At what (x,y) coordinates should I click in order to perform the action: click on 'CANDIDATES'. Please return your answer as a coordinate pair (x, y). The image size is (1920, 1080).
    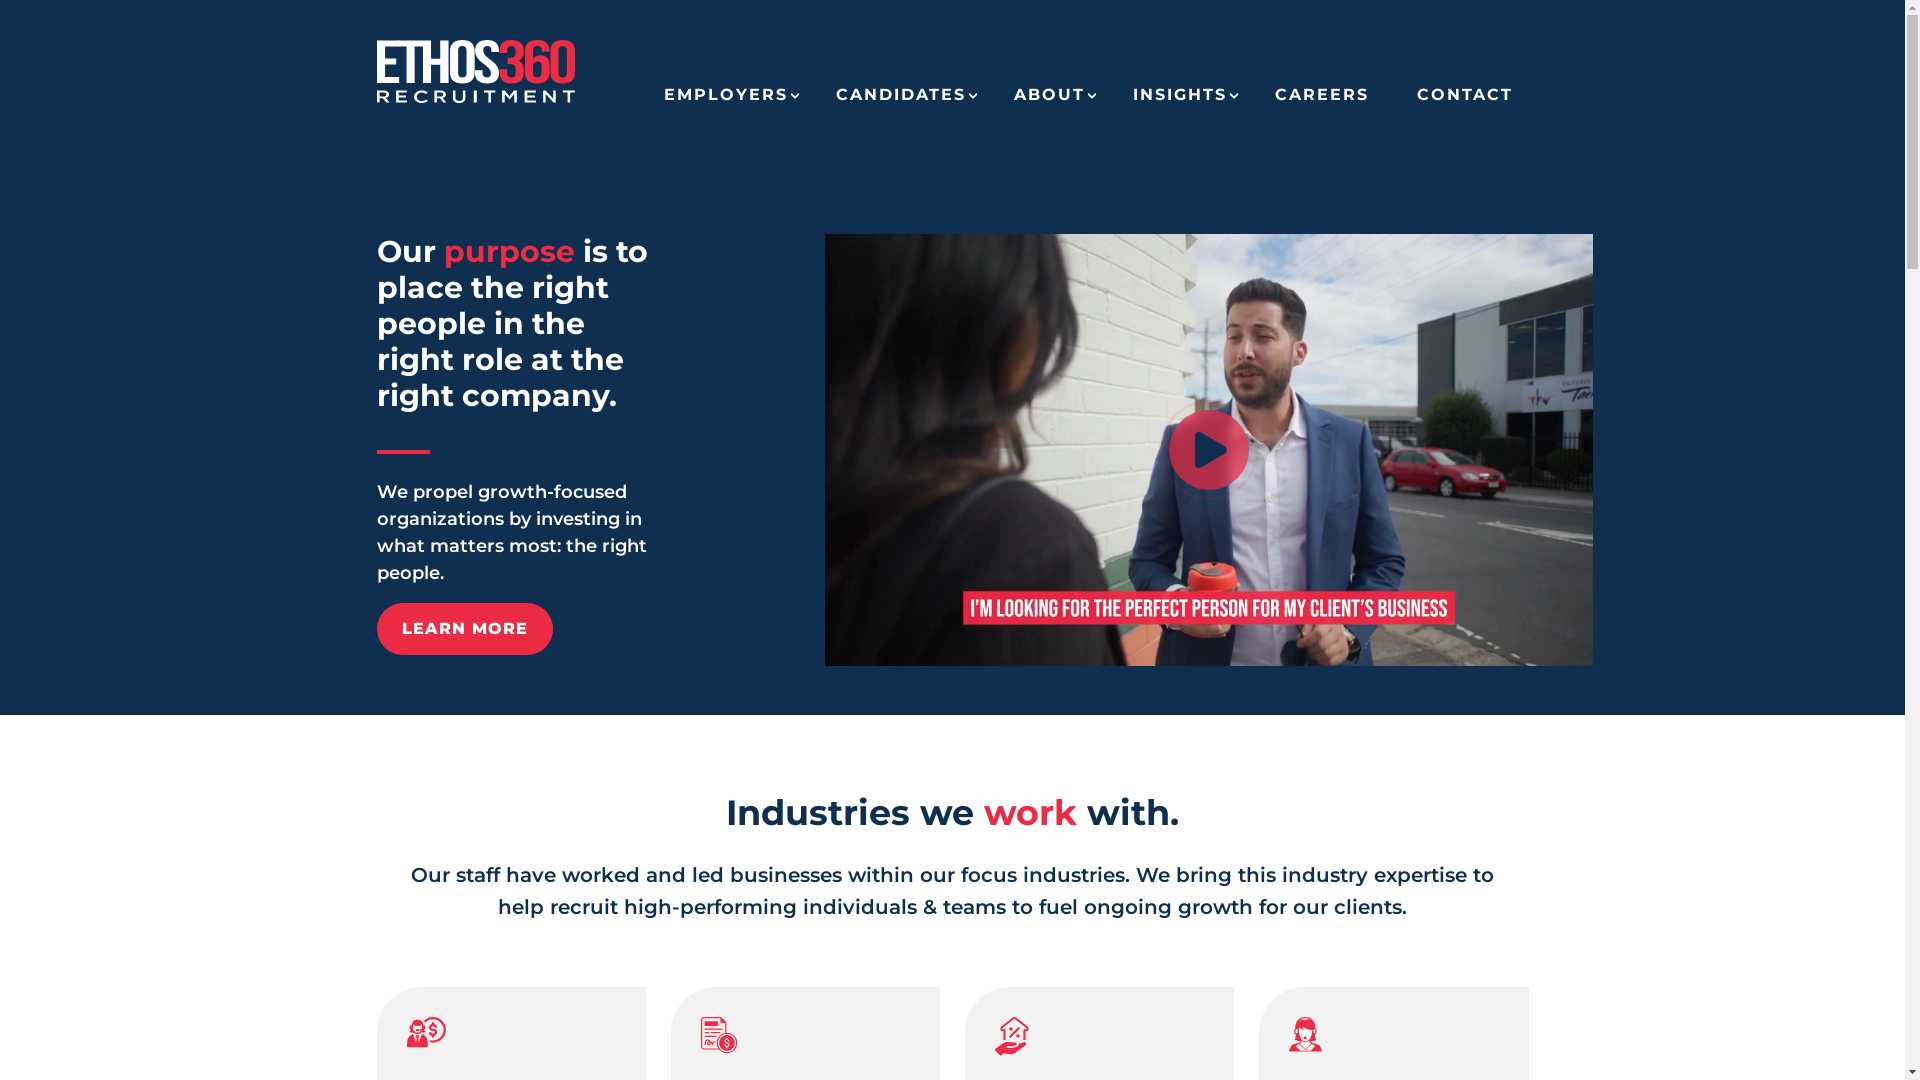
    Looking at the image, I should click on (900, 102).